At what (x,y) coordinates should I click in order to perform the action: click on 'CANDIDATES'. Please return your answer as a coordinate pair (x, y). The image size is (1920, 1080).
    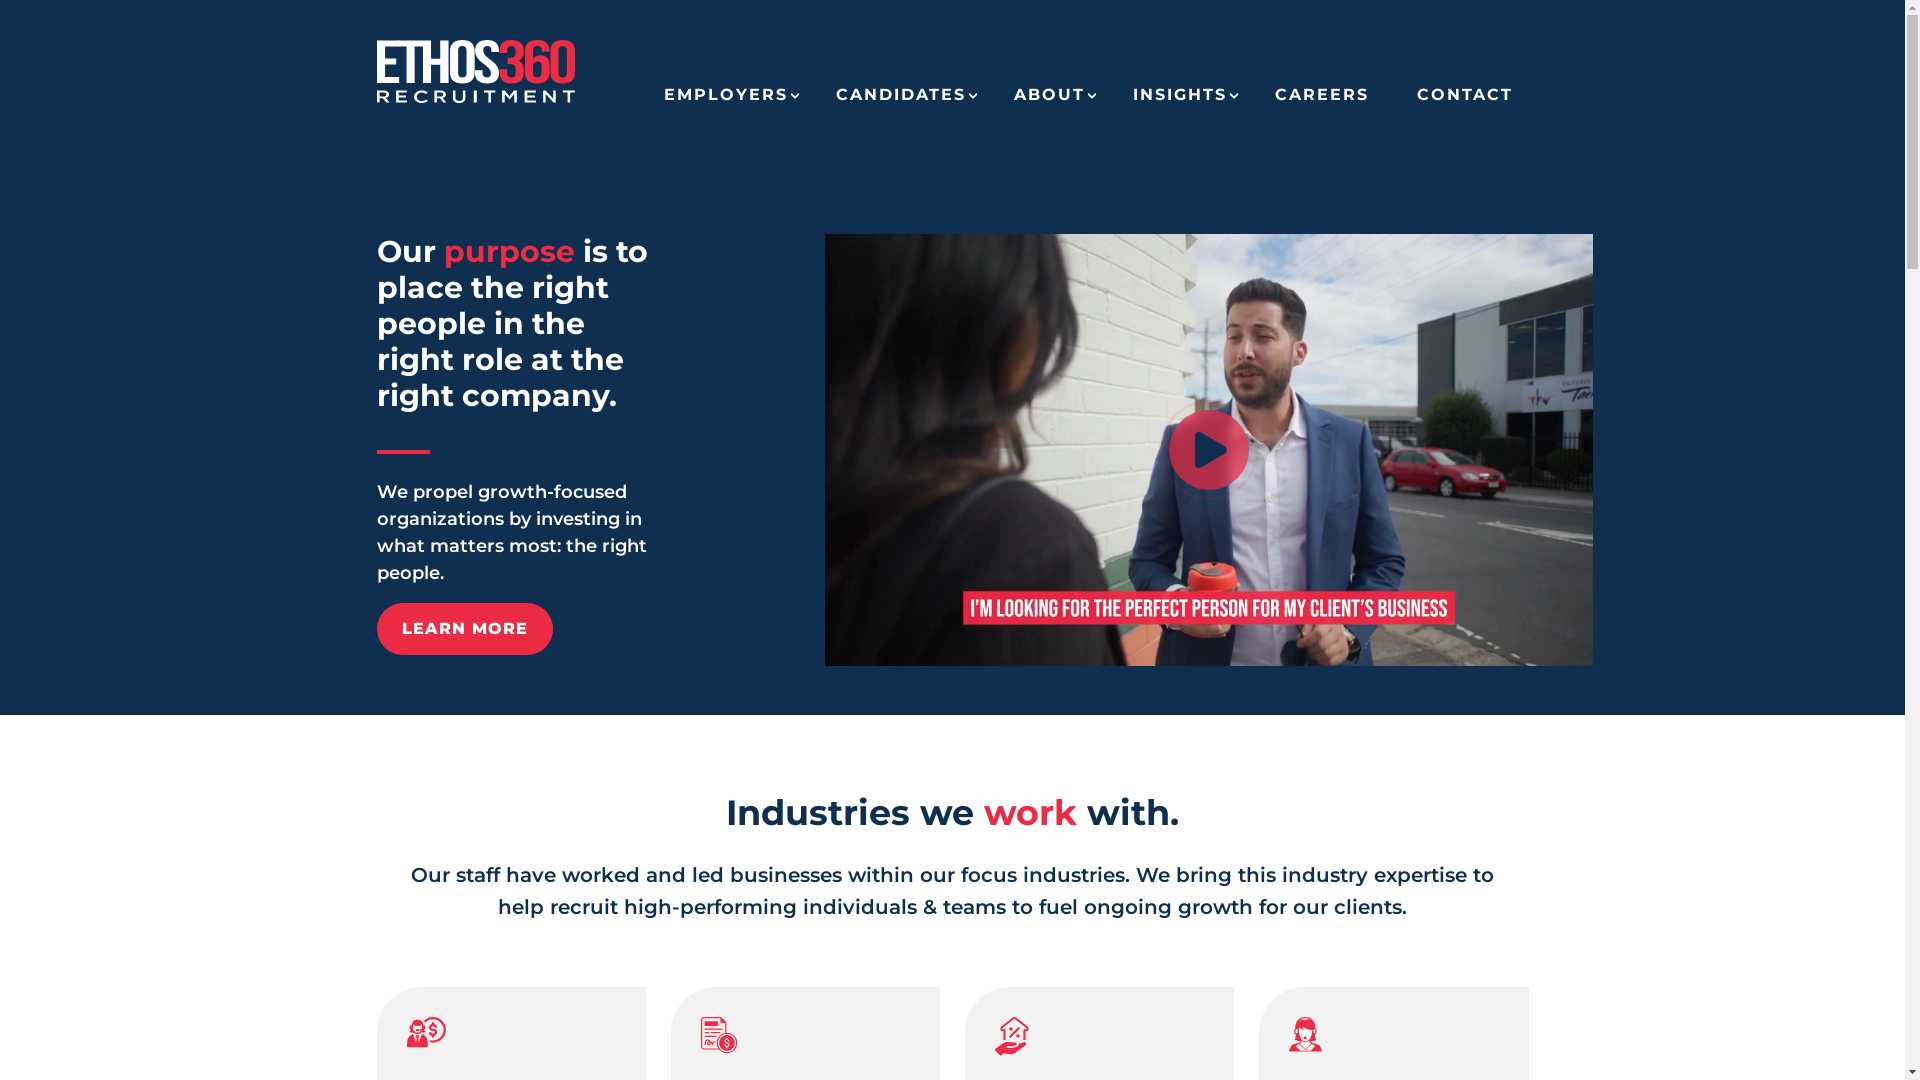
    Looking at the image, I should click on (900, 102).